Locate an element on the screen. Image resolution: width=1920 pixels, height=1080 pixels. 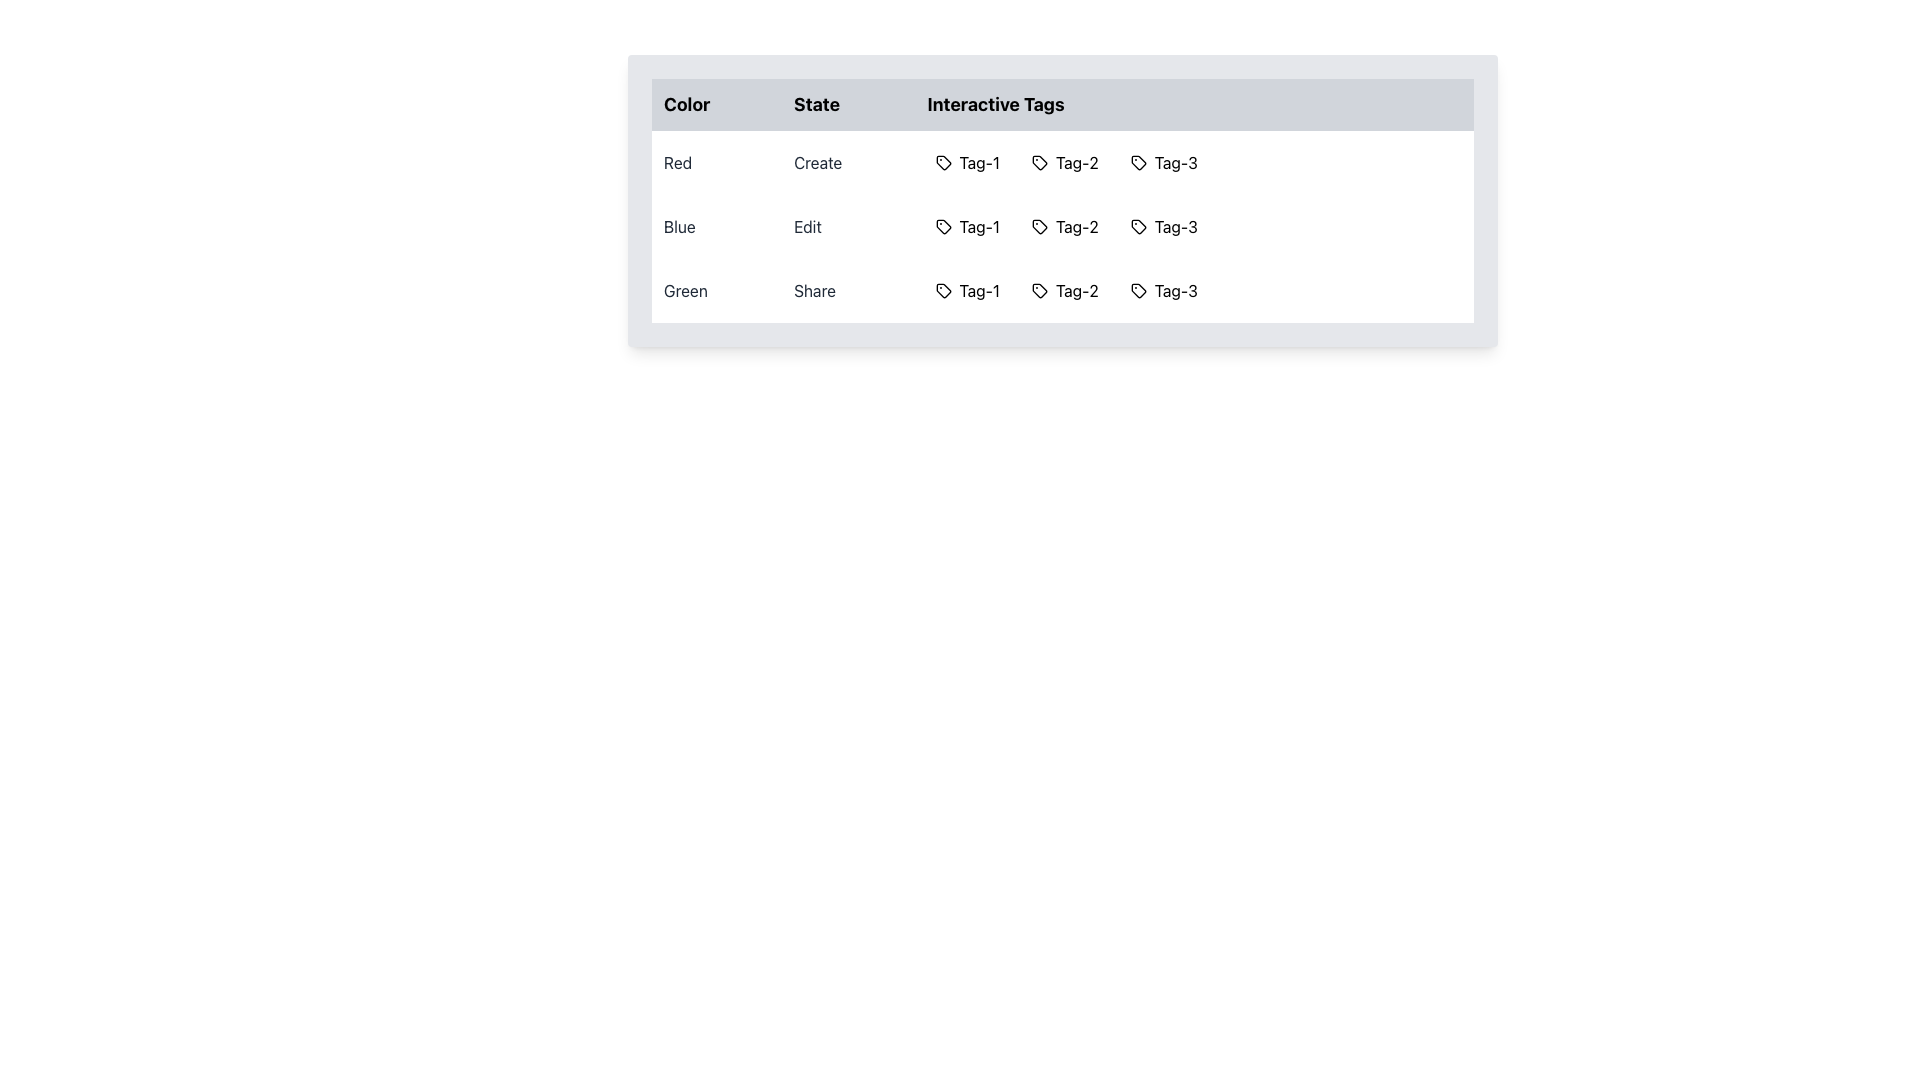
the small red tag icon located inside the 'Tag-1' label in the 'Interactive Tags' column of the first row of the table is located at coordinates (942, 161).